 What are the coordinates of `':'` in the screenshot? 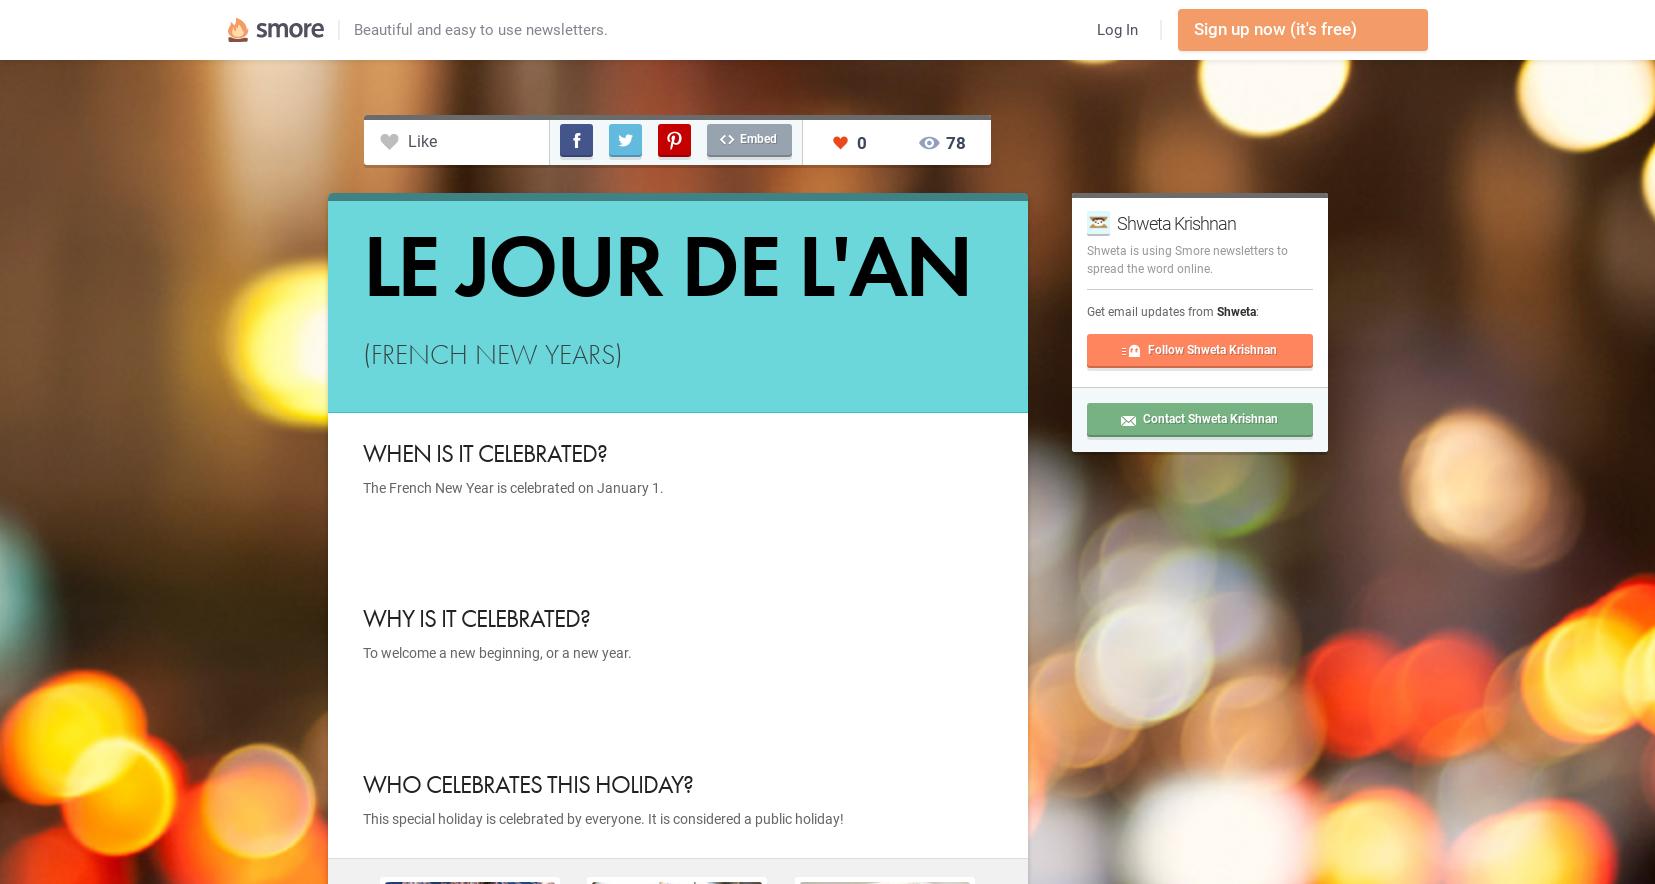 It's located at (1255, 311).